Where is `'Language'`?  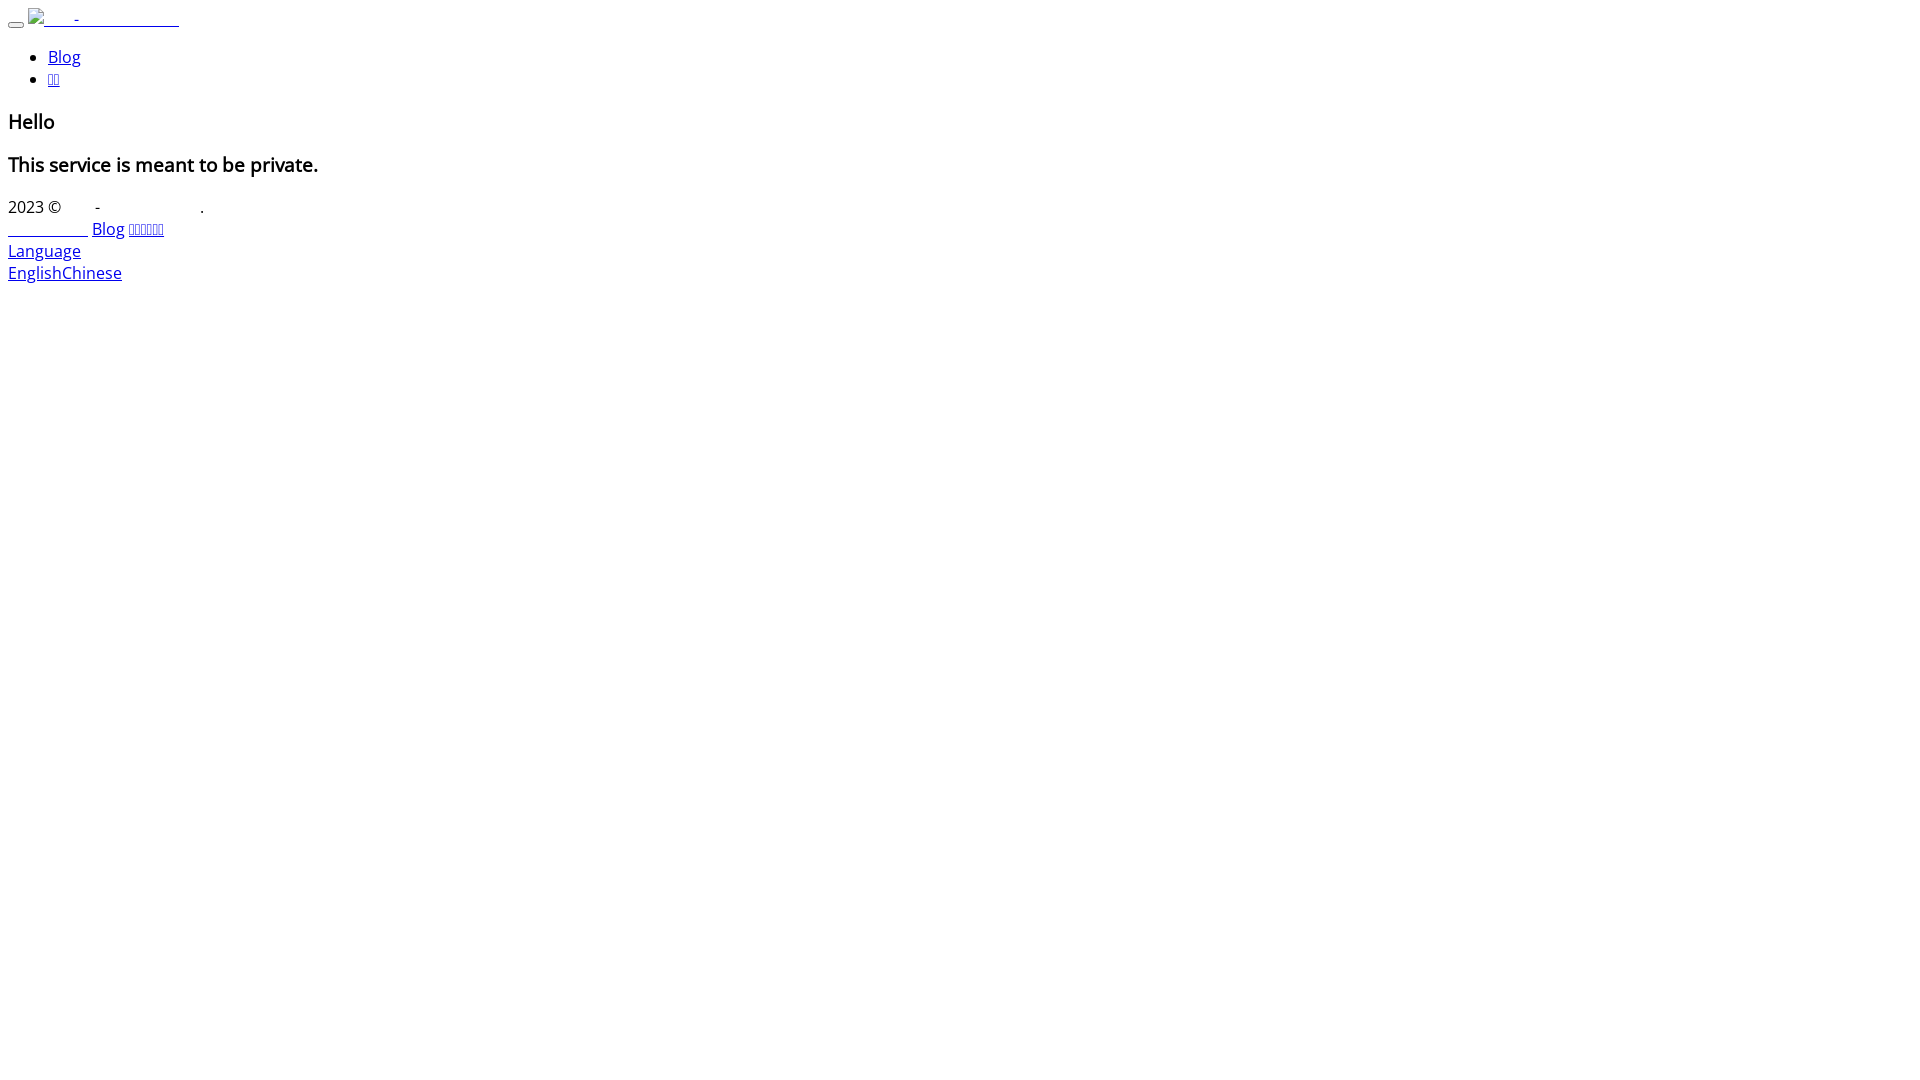
'Language' is located at coordinates (44, 249).